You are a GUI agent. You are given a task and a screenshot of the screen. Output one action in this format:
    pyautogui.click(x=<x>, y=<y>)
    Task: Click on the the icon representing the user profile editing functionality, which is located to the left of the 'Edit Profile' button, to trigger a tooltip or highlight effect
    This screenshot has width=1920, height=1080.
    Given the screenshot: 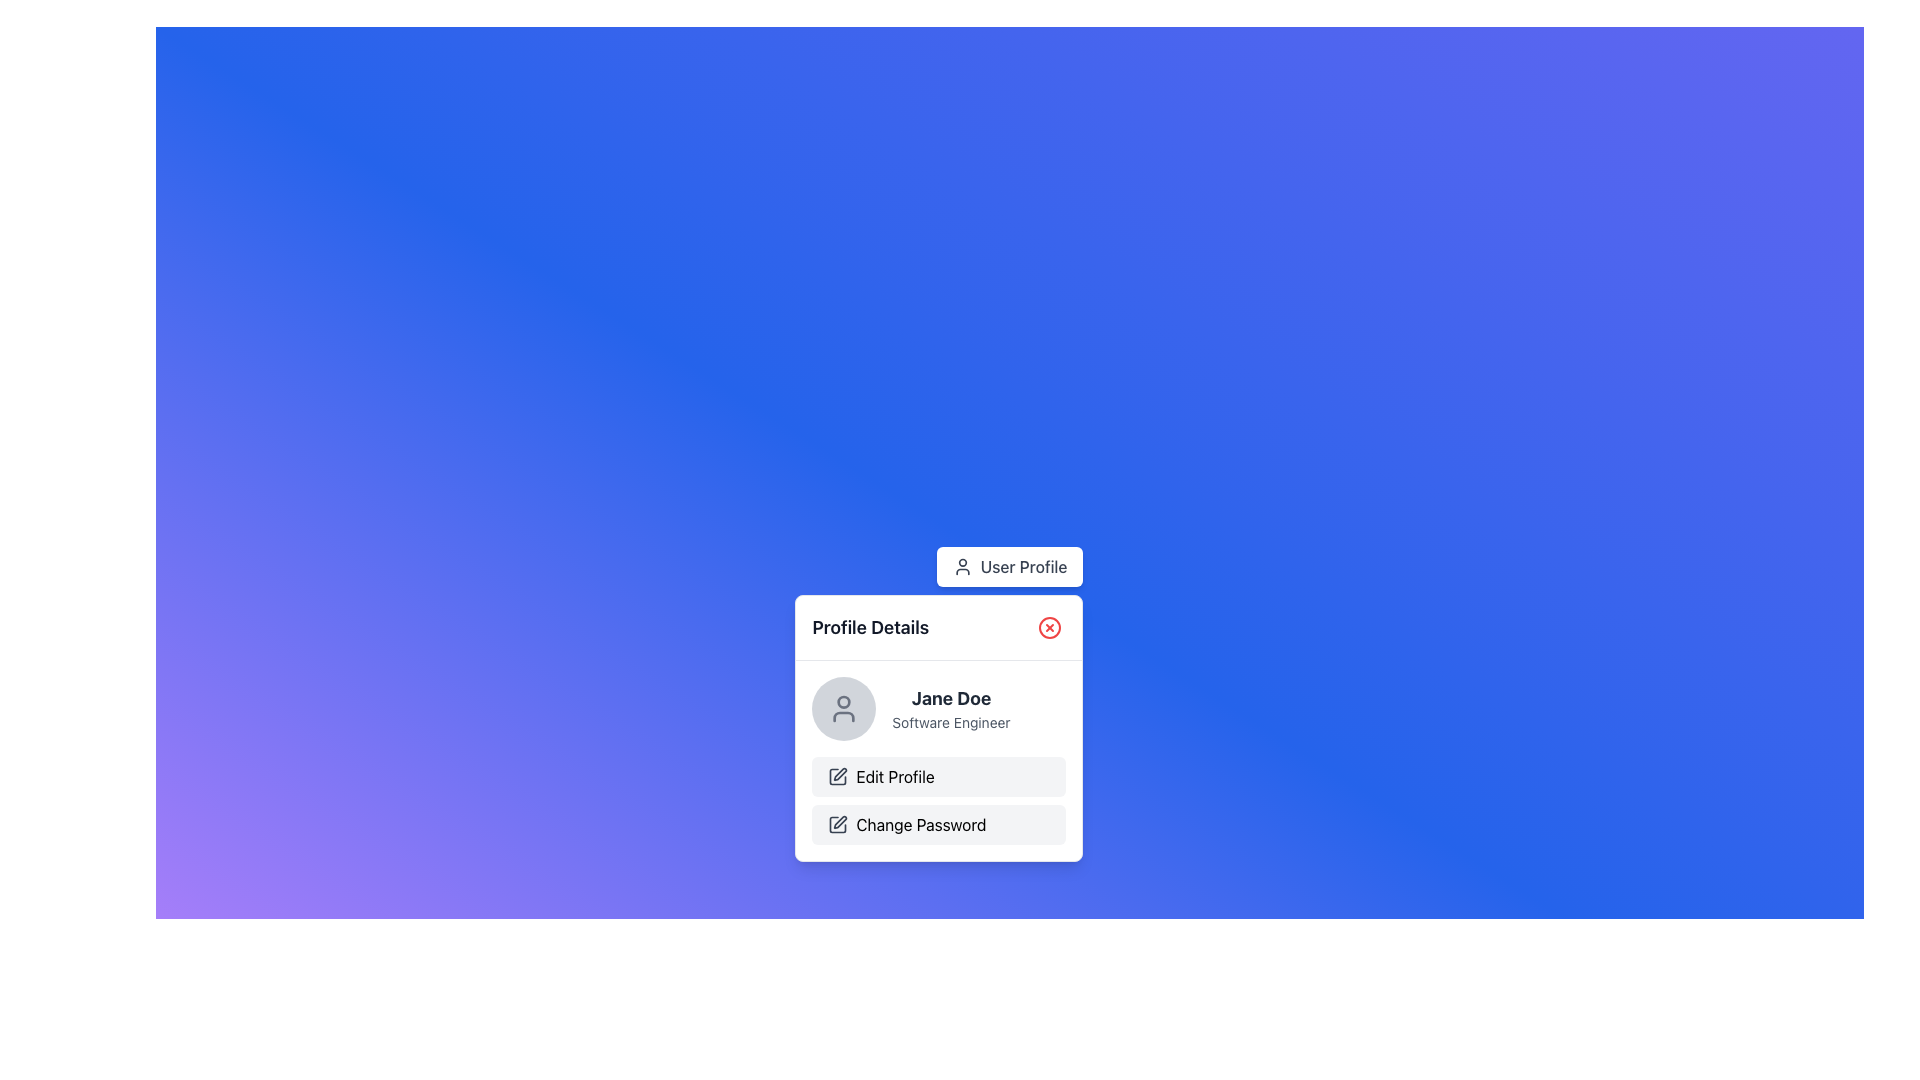 What is the action you would take?
    pyautogui.click(x=840, y=773)
    